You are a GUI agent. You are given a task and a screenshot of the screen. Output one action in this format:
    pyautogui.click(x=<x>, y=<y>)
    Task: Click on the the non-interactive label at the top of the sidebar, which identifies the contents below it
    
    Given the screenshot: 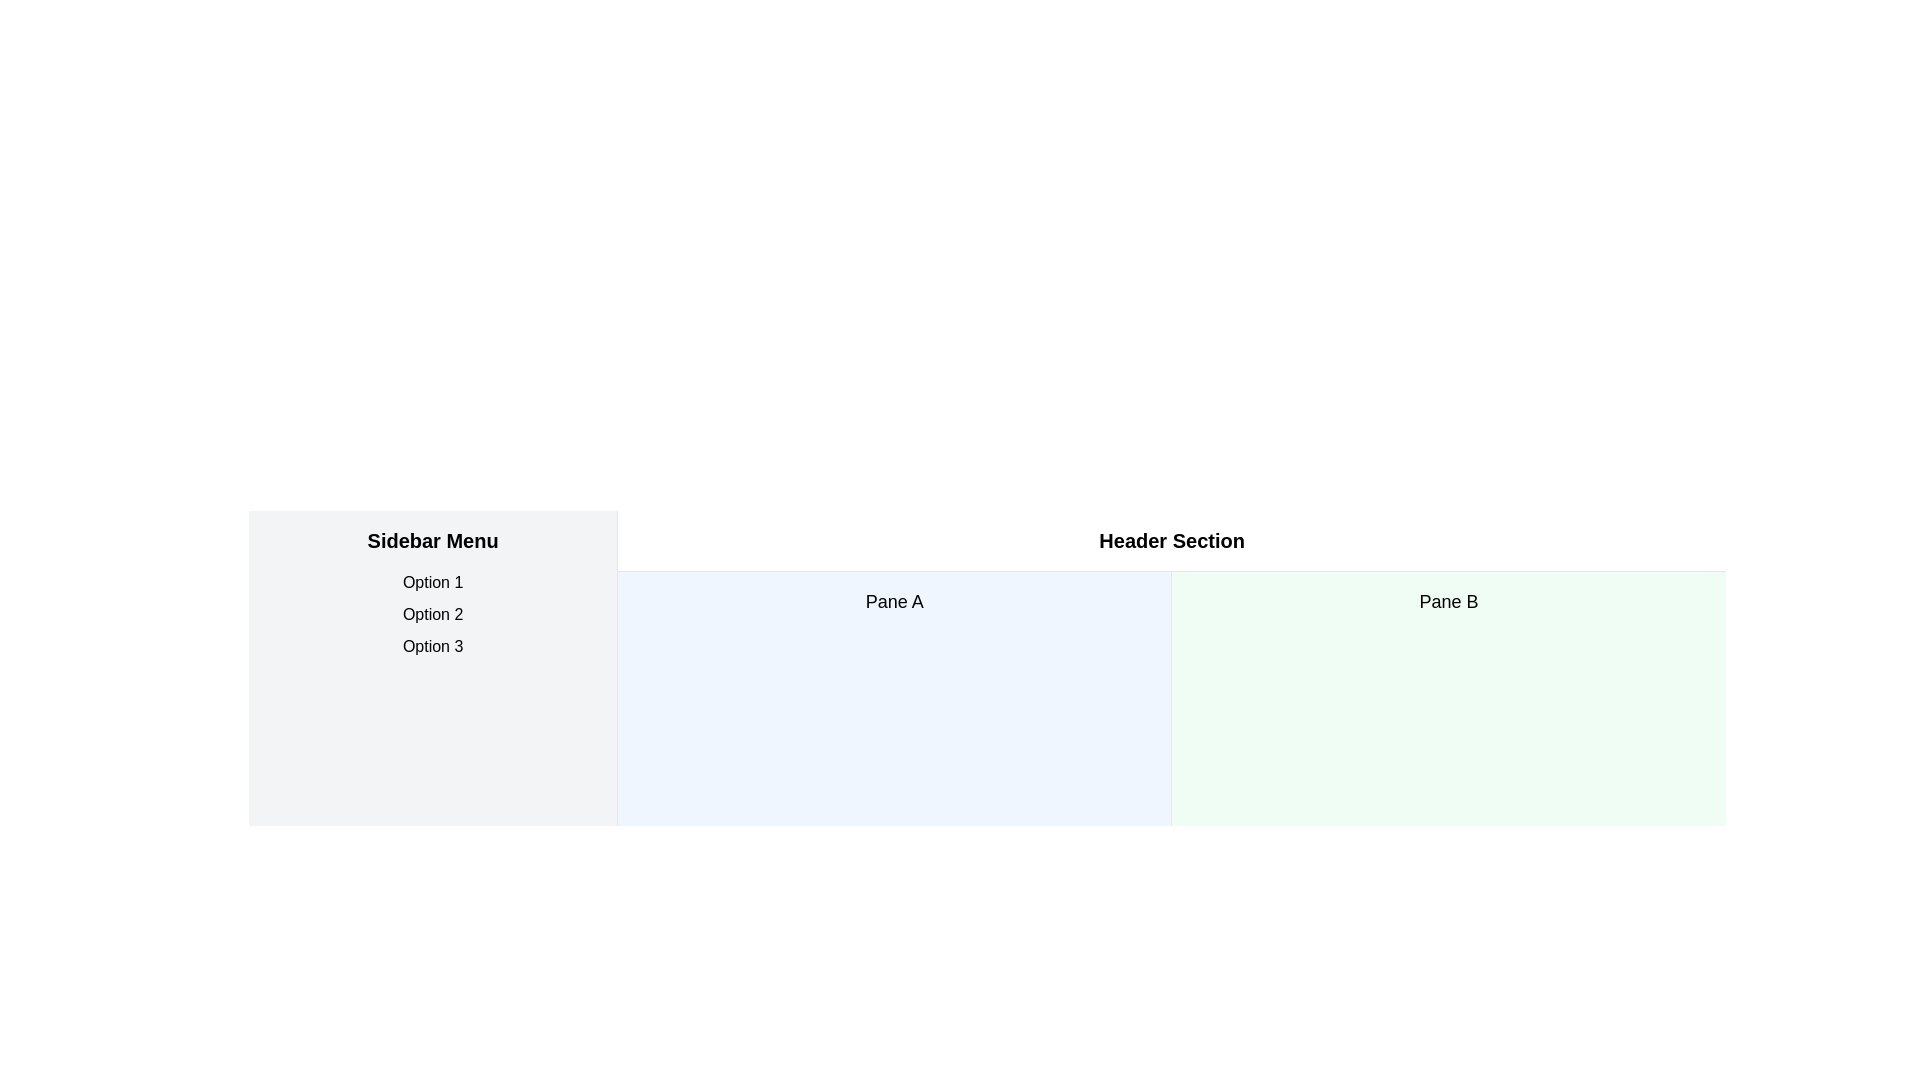 What is the action you would take?
    pyautogui.click(x=432, y=540)
    